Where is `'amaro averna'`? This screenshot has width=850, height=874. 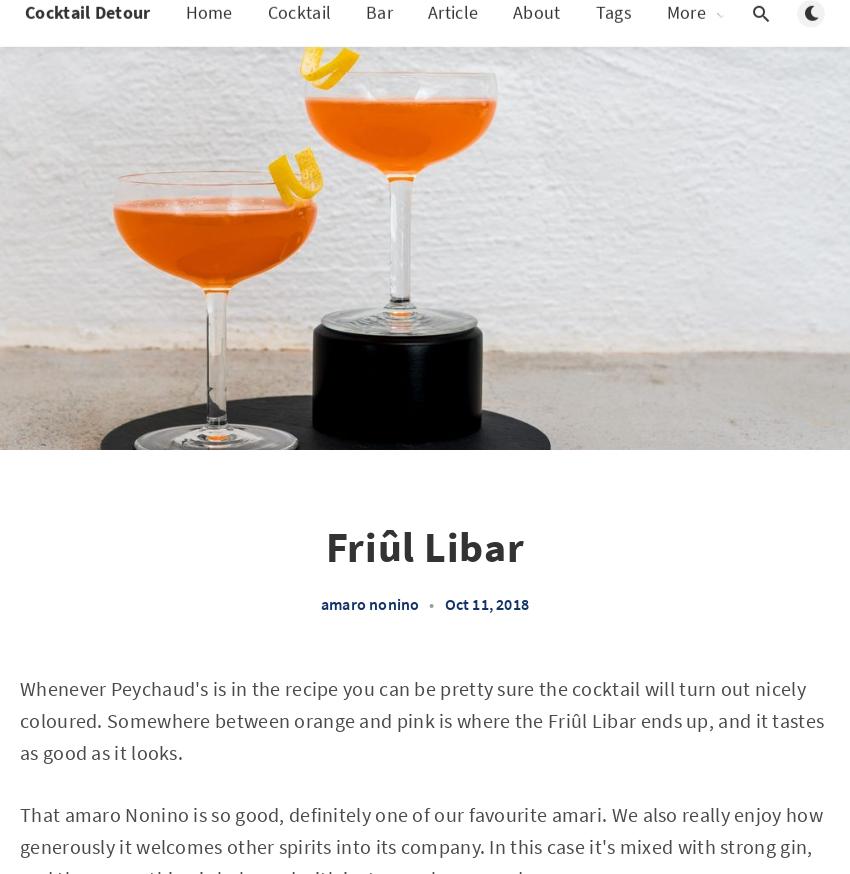 'amaro averna' is located at coordinates (546, 434).